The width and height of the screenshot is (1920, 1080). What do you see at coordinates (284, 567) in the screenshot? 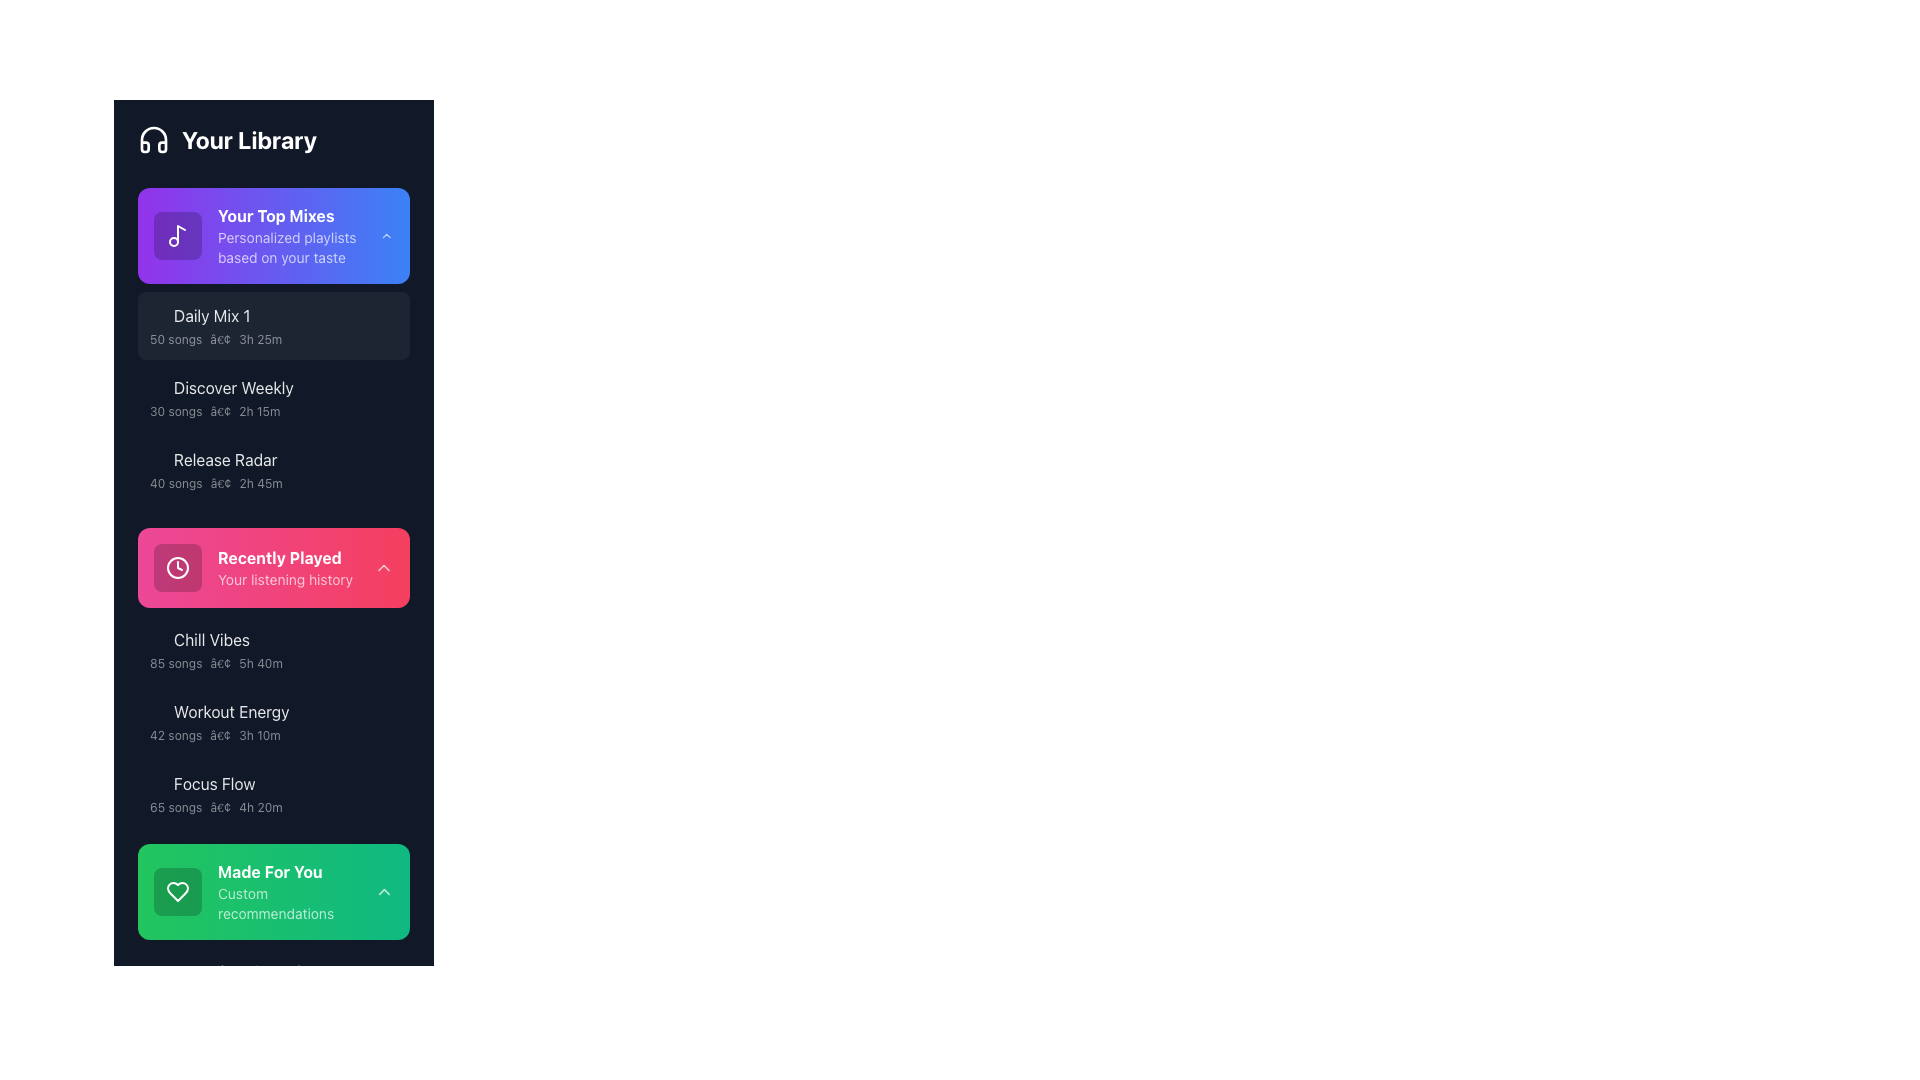
I see `the 'Recently Played' text block, which features bold white text and a gradient background, located below the 'Release Radar' section` at bounding box center [284, 567].